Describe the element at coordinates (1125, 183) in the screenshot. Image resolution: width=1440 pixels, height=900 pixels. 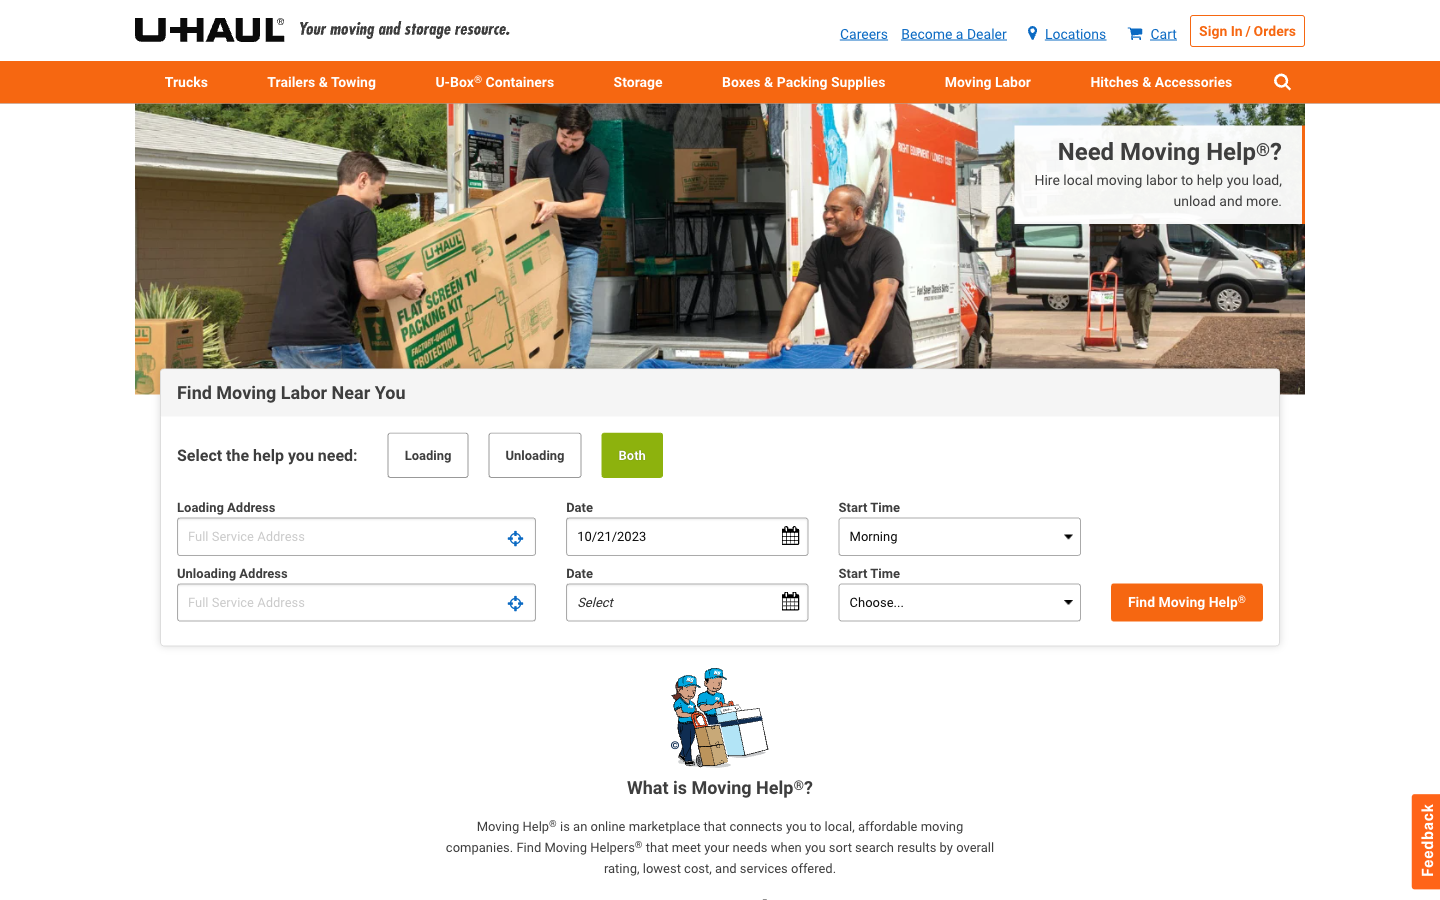
I see `Need to recruit local aid for moving` at that location.